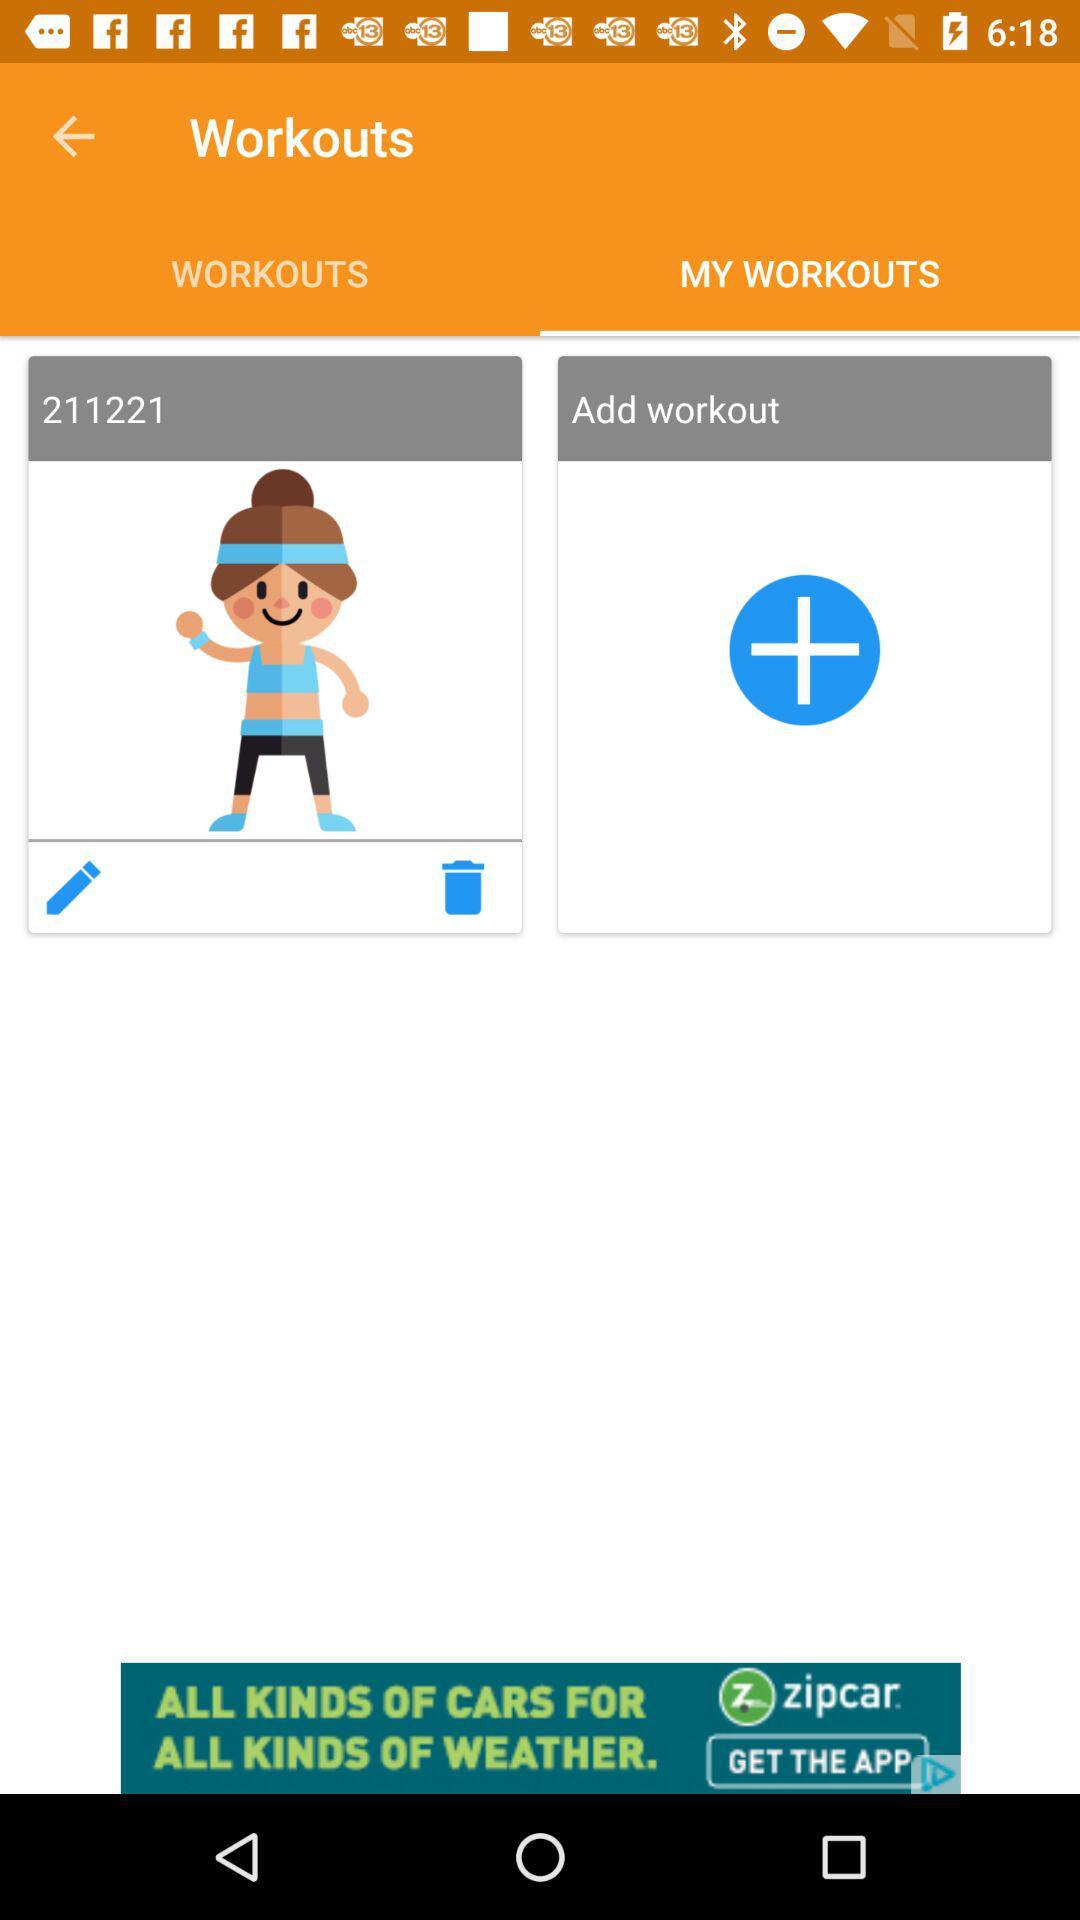 This screenshot has height=1920, width=1080. Describe the element at coordinates (469, 886) in the screenshot. I see `delede` at that location.